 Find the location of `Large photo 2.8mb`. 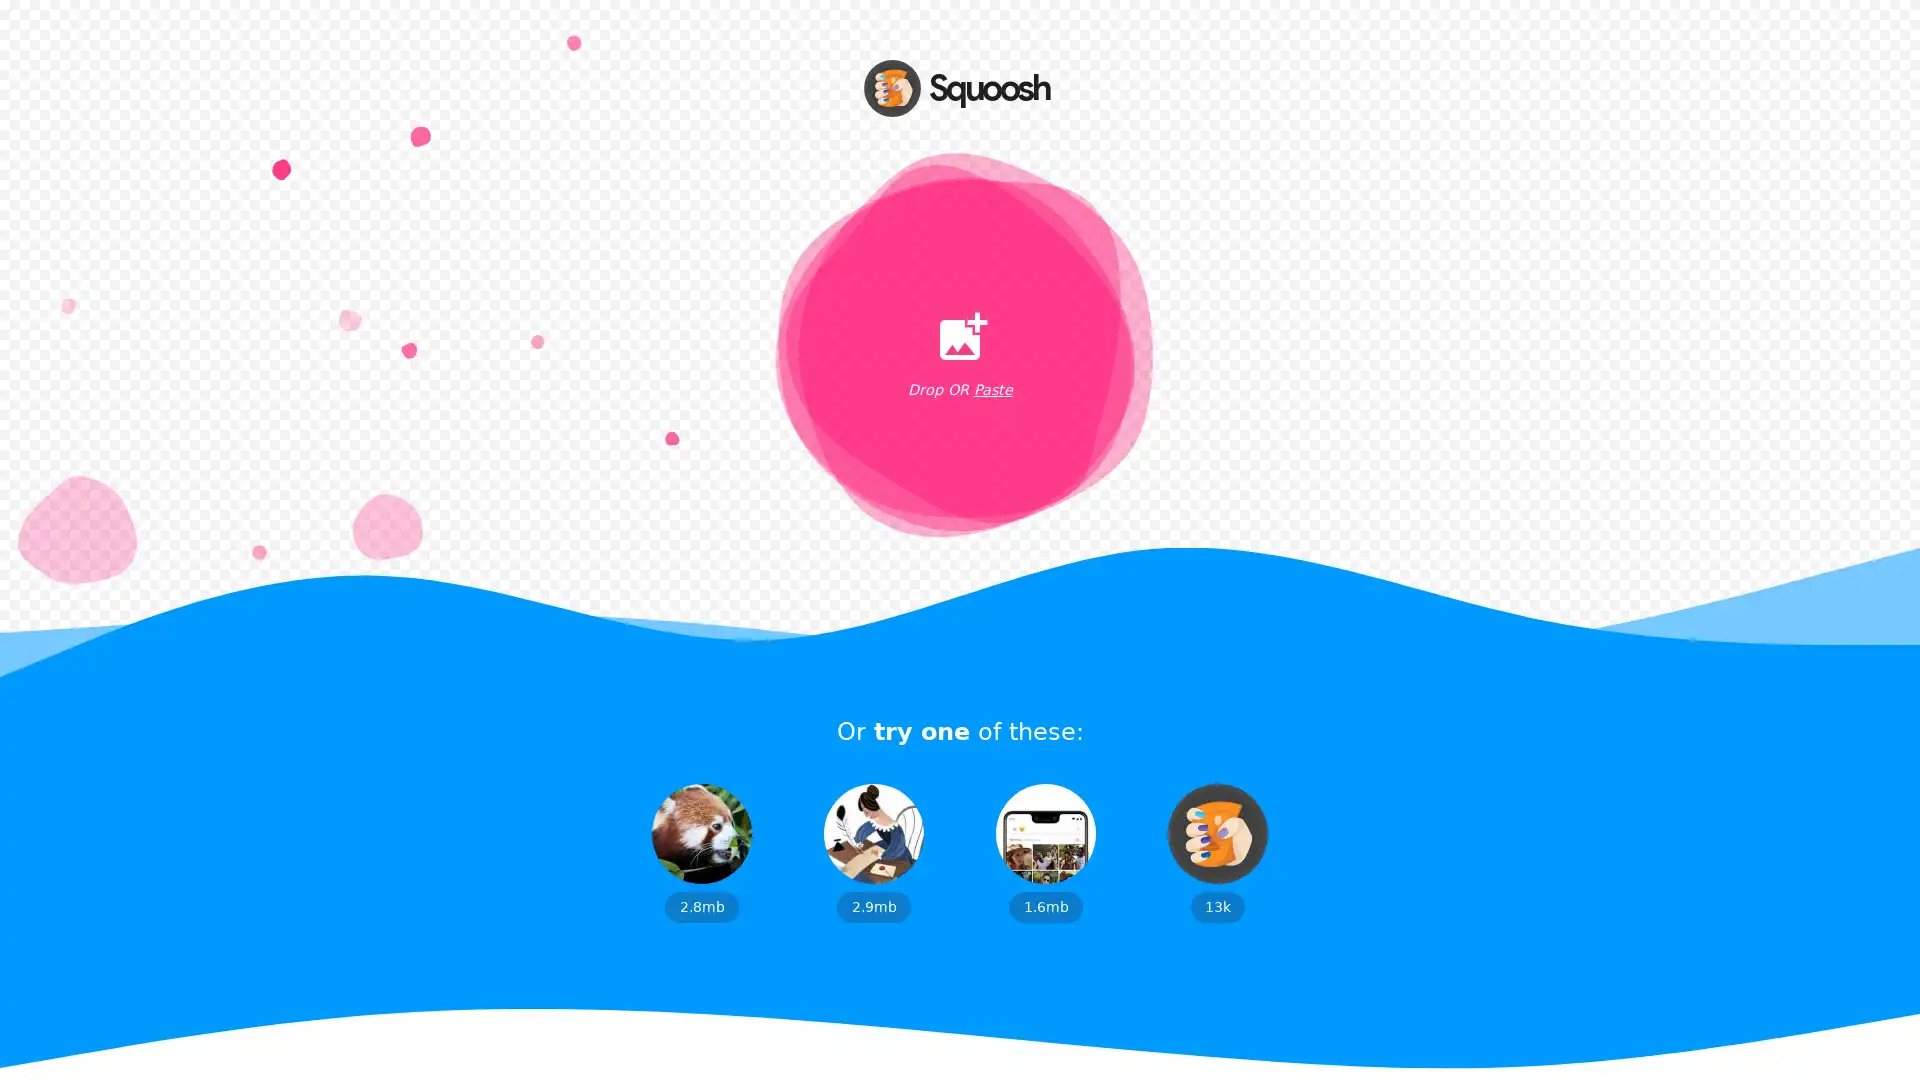

Large photo 2.8mb is located at coordinates (701, 852).